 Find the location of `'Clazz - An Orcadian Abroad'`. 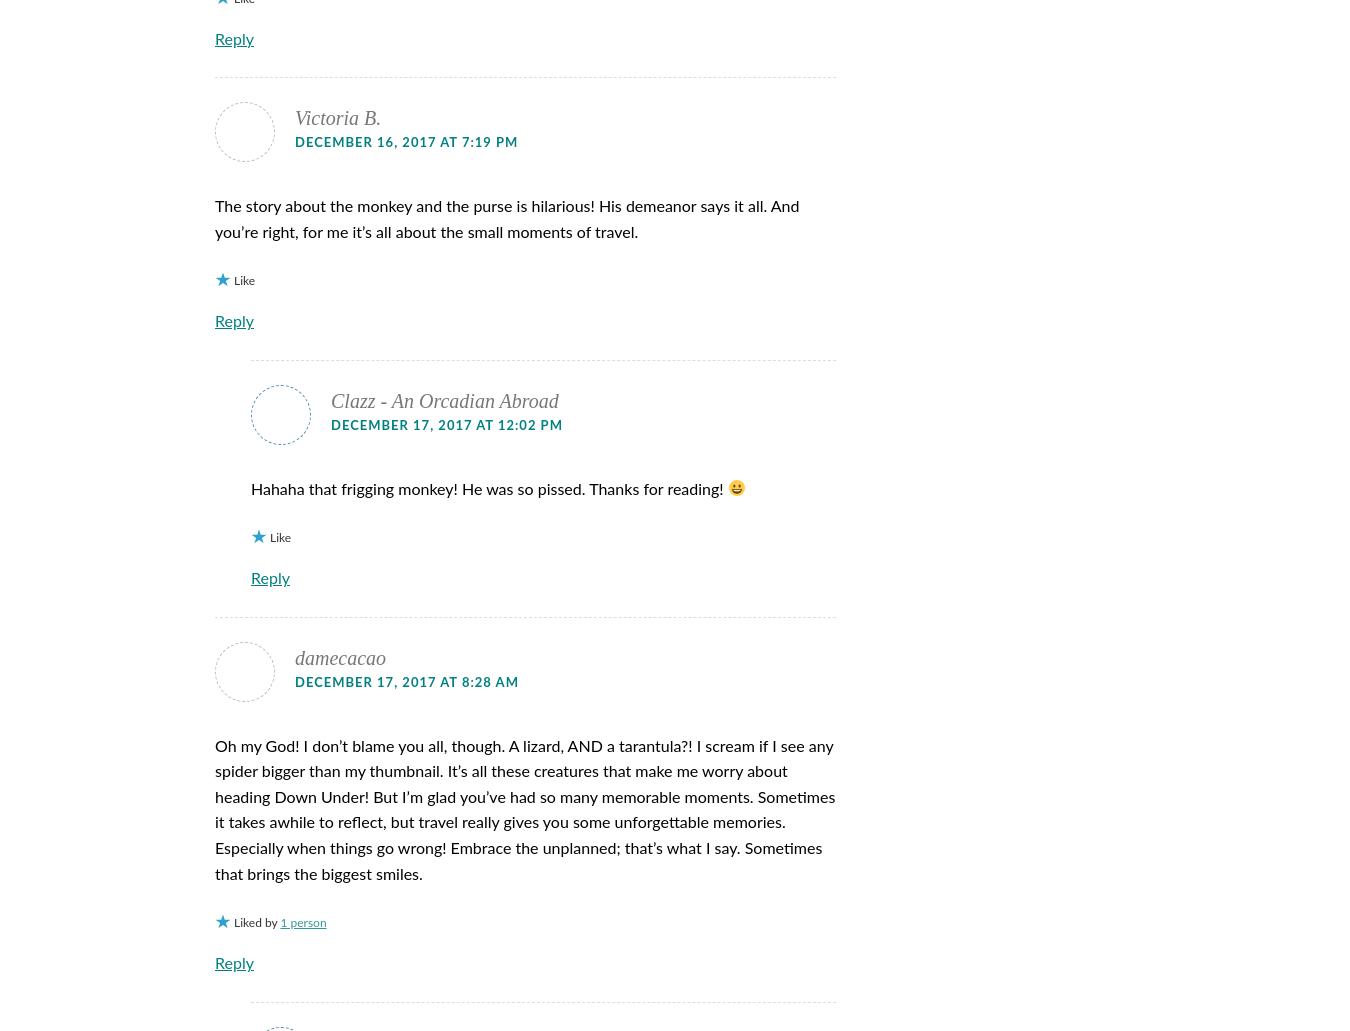

'Clazz - An Orcadian Abroad' is located at coordinates (444, 399).